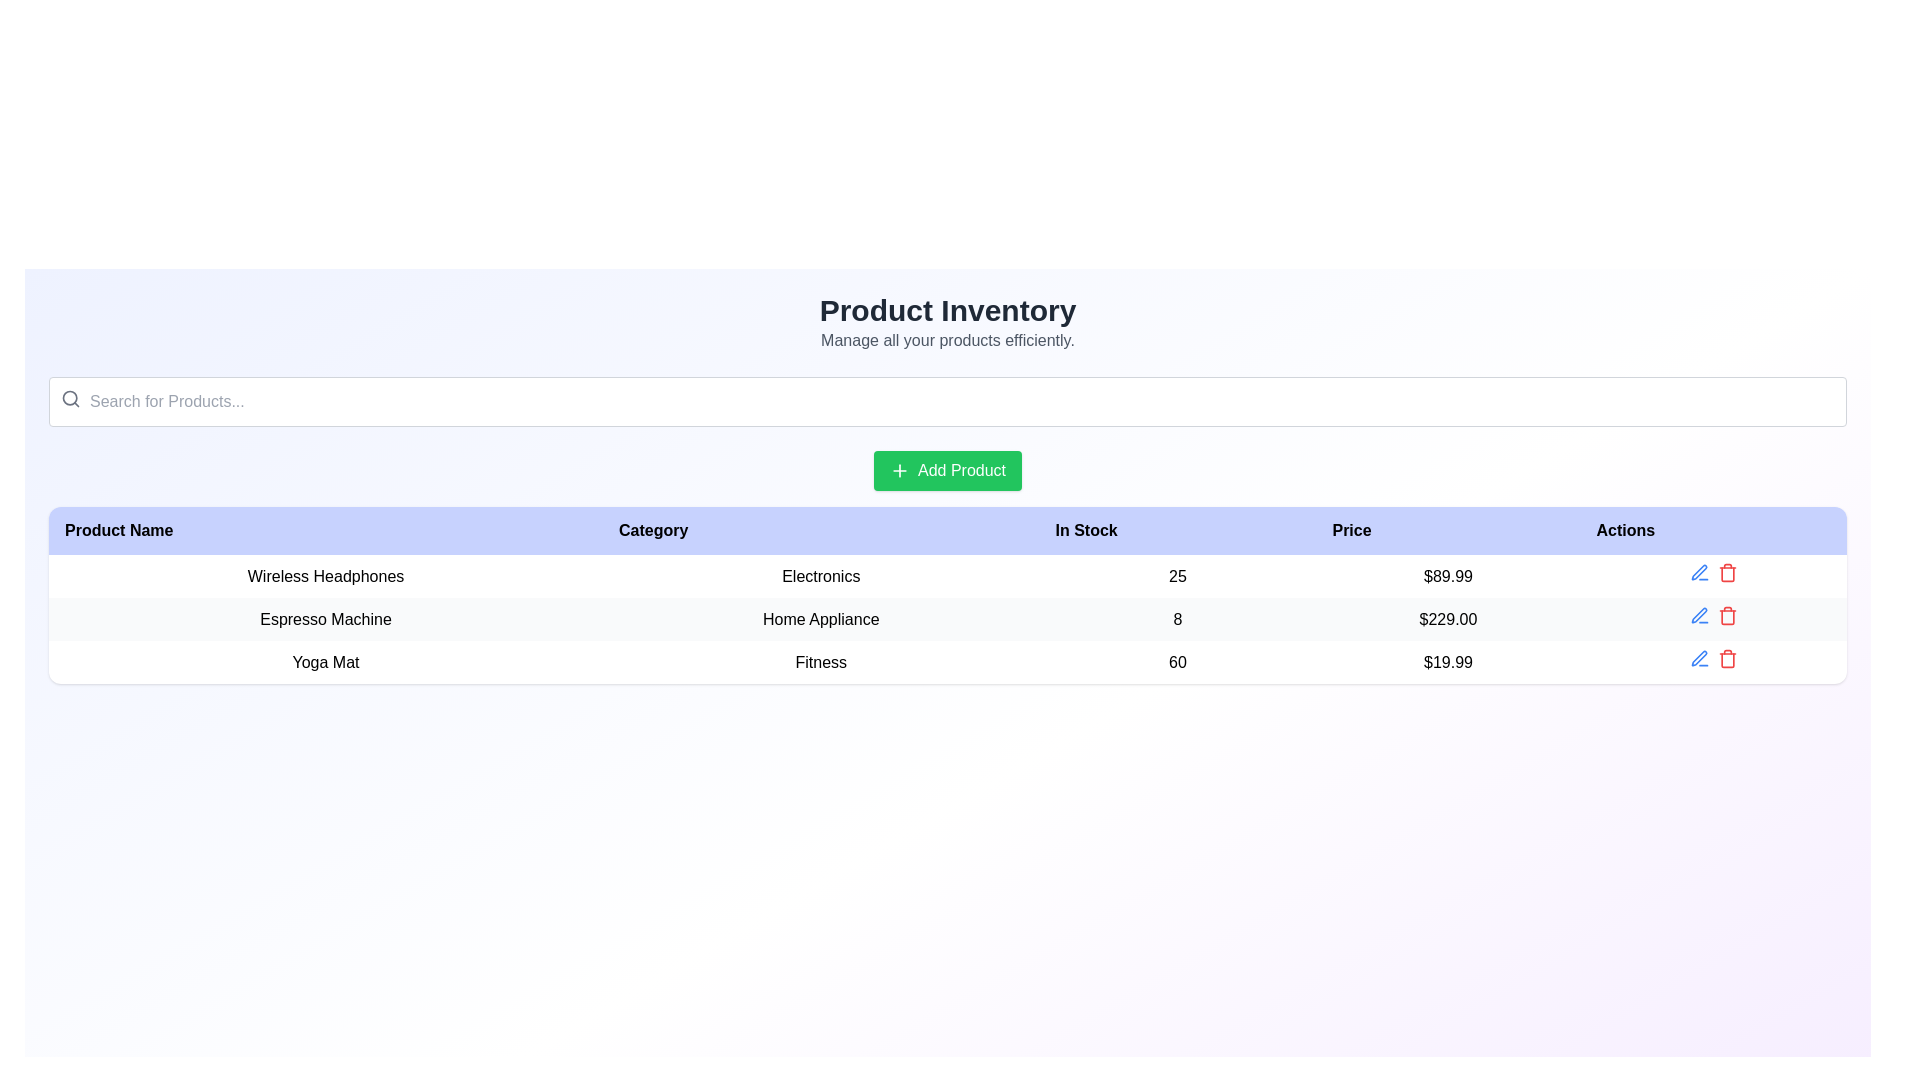  What do you see at coordinates (947, 470) in the screenshot?
I see `the 'Add Product' button located centrally between the 'Product Inventory' header and the product table to initiate adding a product` at bounding box center [947, 470].